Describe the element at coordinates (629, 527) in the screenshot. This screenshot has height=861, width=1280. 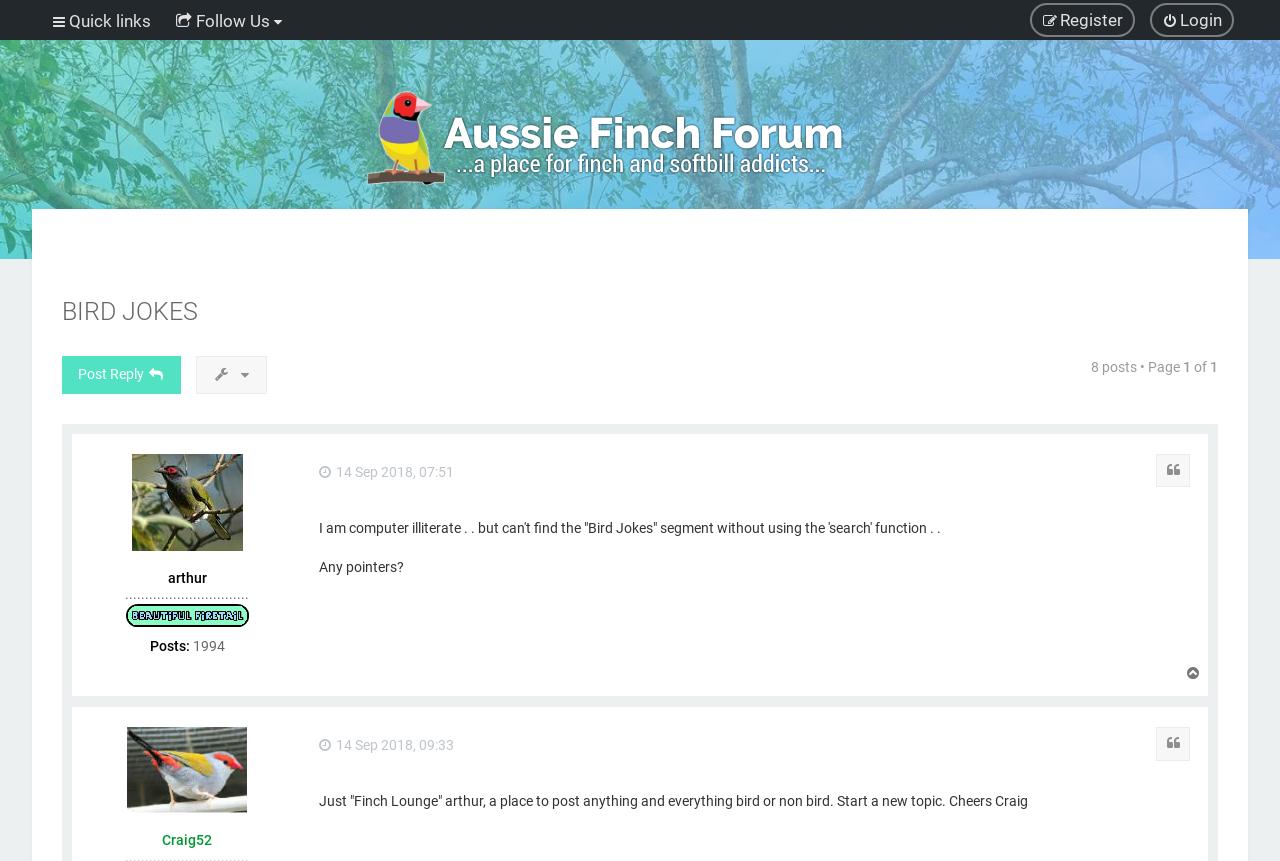
I see `'I am computer illiterate . . but can't find the "Bird Jokes" segment without using the 'search' function . .'` at that location.